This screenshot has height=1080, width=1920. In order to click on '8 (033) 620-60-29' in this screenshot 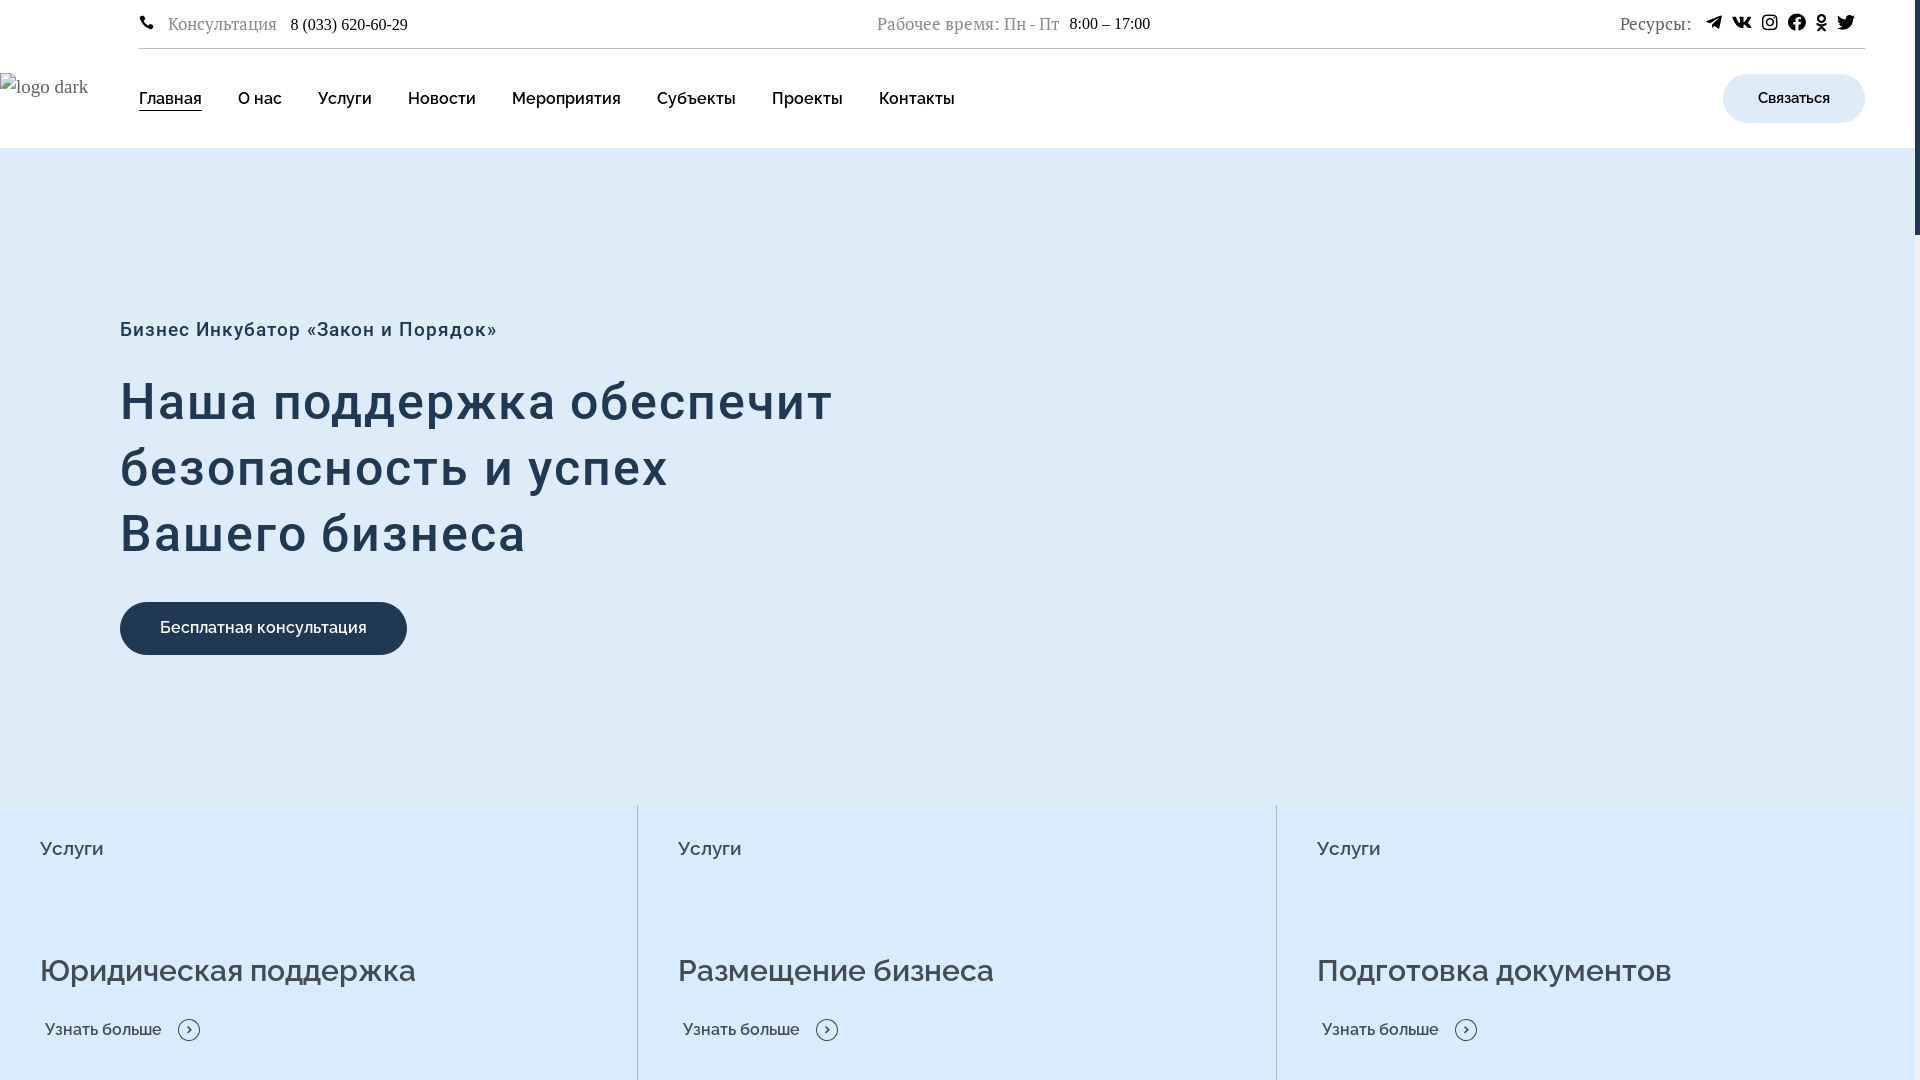, I will do `click(349, 24)`.